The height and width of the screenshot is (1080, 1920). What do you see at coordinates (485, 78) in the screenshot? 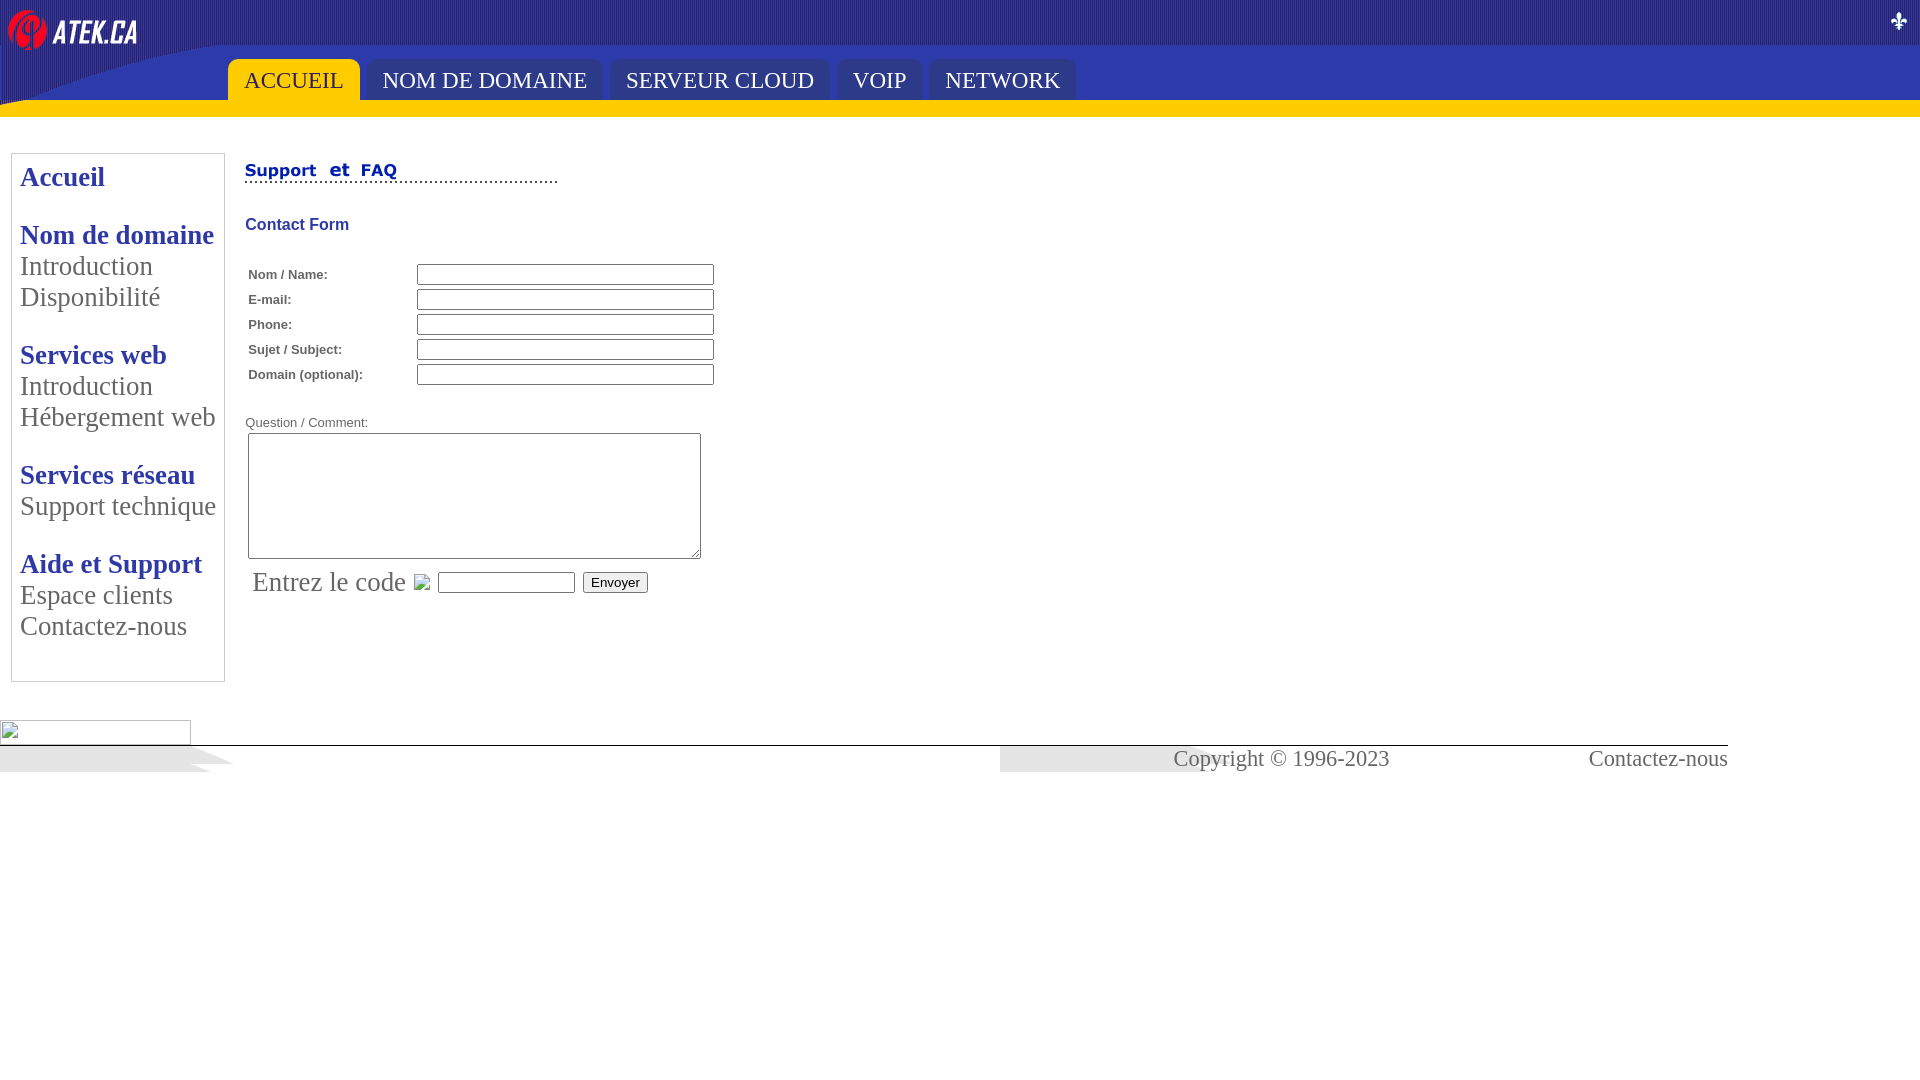
I see `'NOM DE DOMAINE'` at bounding box center [485, 78].